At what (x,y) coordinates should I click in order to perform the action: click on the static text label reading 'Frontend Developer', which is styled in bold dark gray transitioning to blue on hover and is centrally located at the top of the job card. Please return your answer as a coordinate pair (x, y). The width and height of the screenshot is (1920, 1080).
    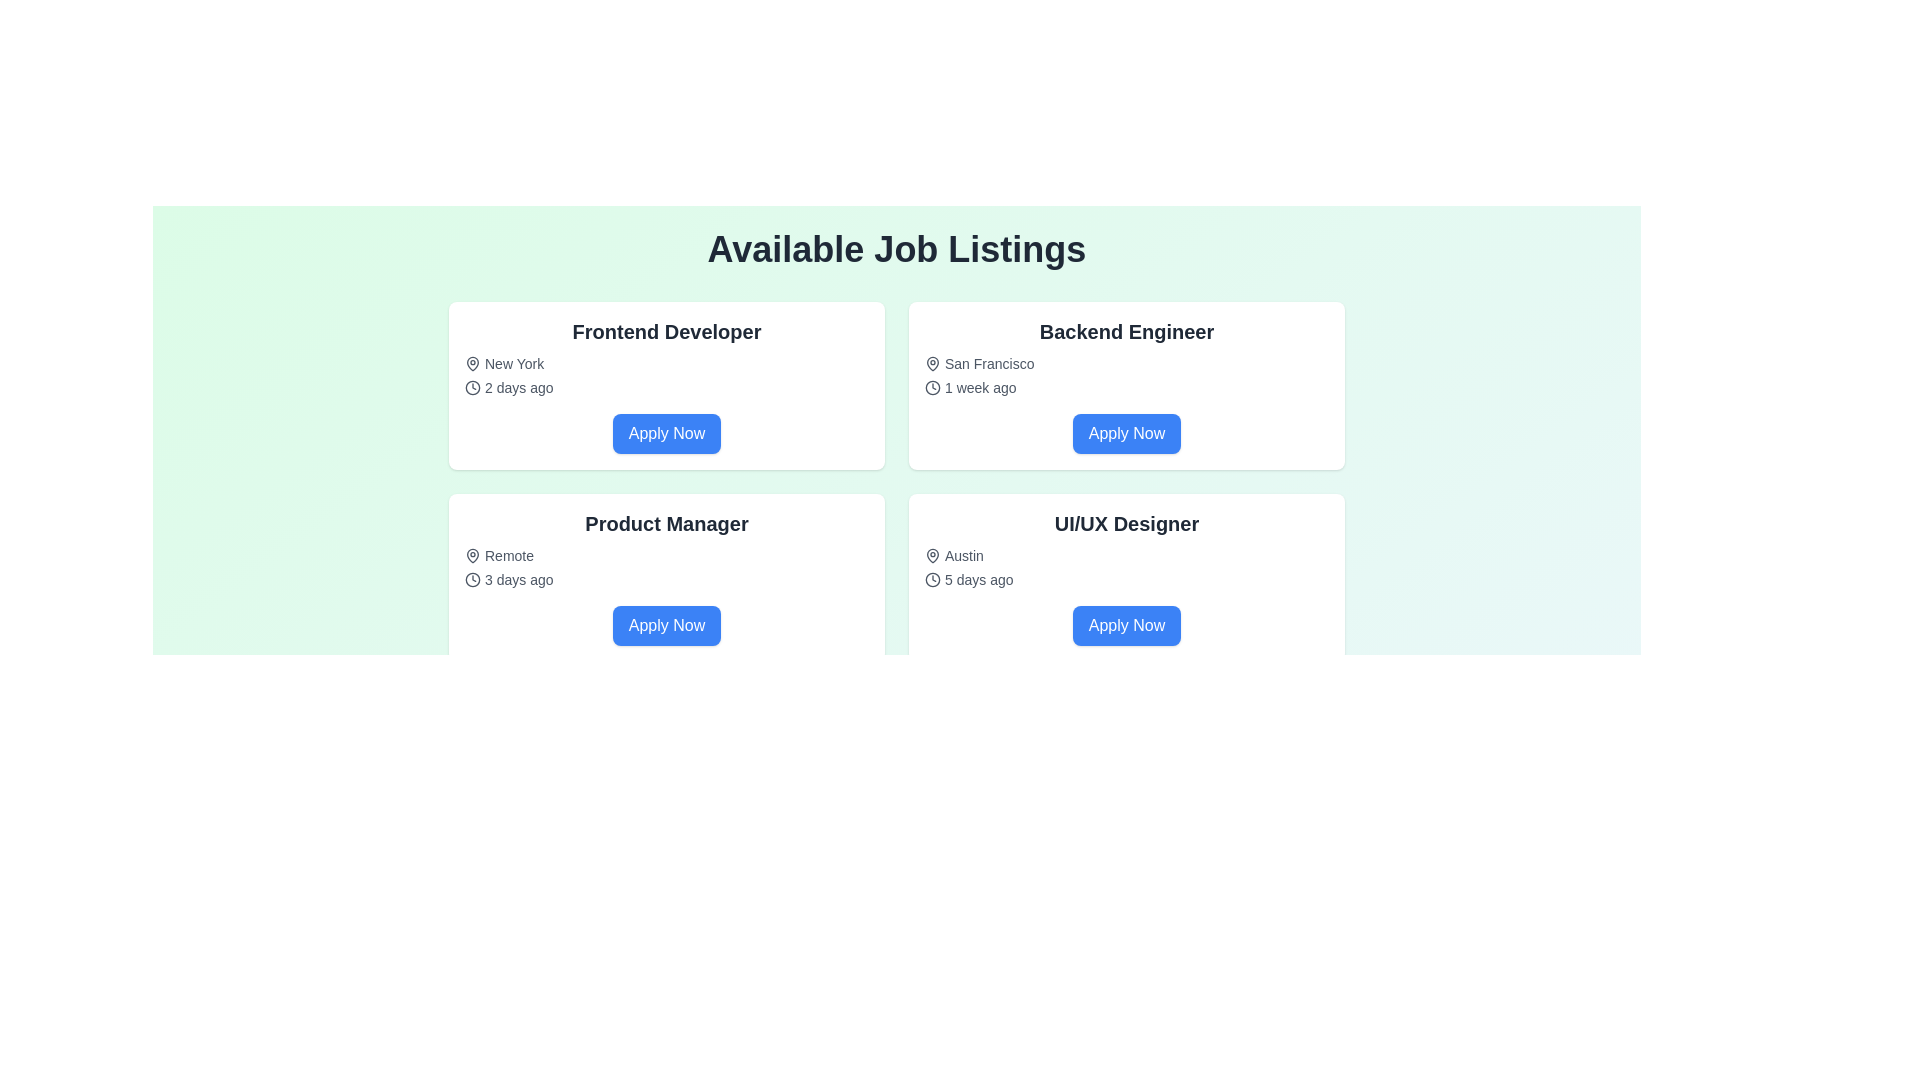
    Looking at the image, I should click on (667, 330).